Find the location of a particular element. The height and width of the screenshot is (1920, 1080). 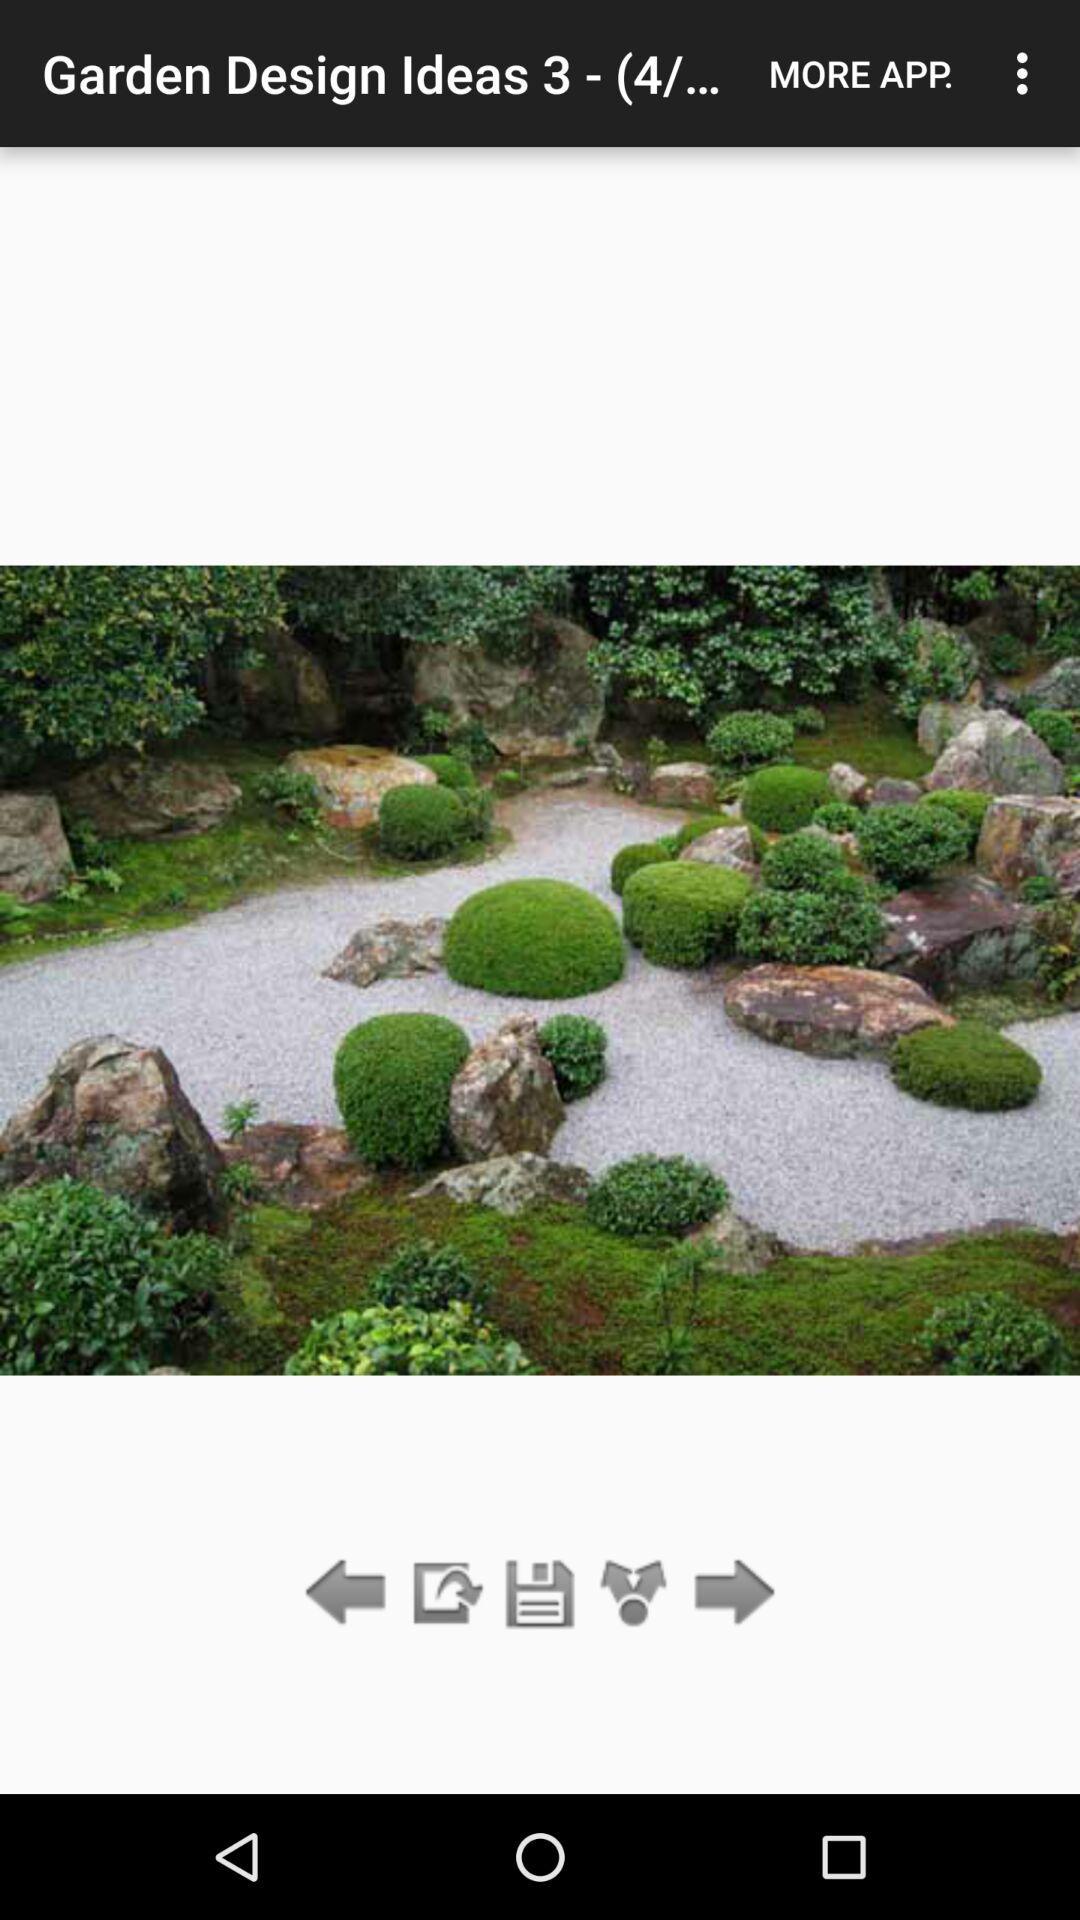

more app. is located at coordinates (860, 73).